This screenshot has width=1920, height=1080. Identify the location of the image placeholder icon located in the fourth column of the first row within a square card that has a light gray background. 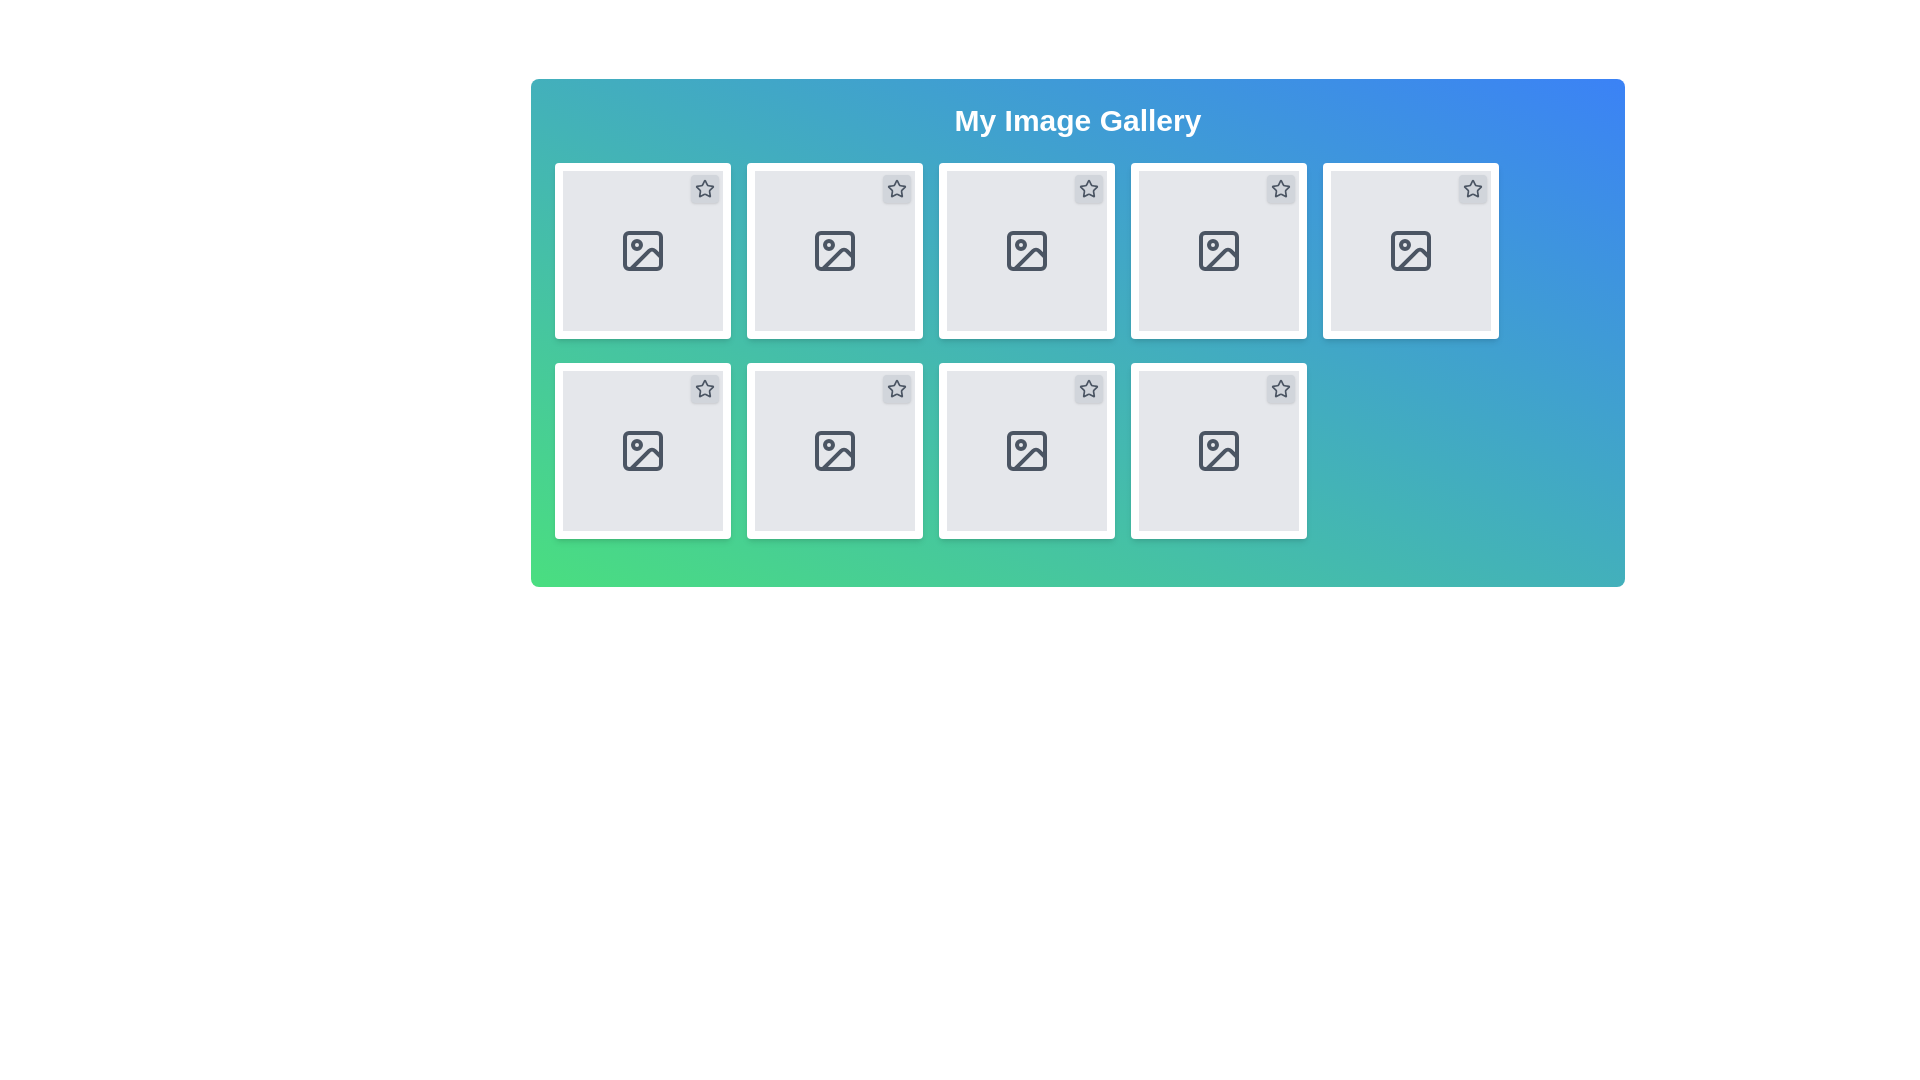
(1218, 249).